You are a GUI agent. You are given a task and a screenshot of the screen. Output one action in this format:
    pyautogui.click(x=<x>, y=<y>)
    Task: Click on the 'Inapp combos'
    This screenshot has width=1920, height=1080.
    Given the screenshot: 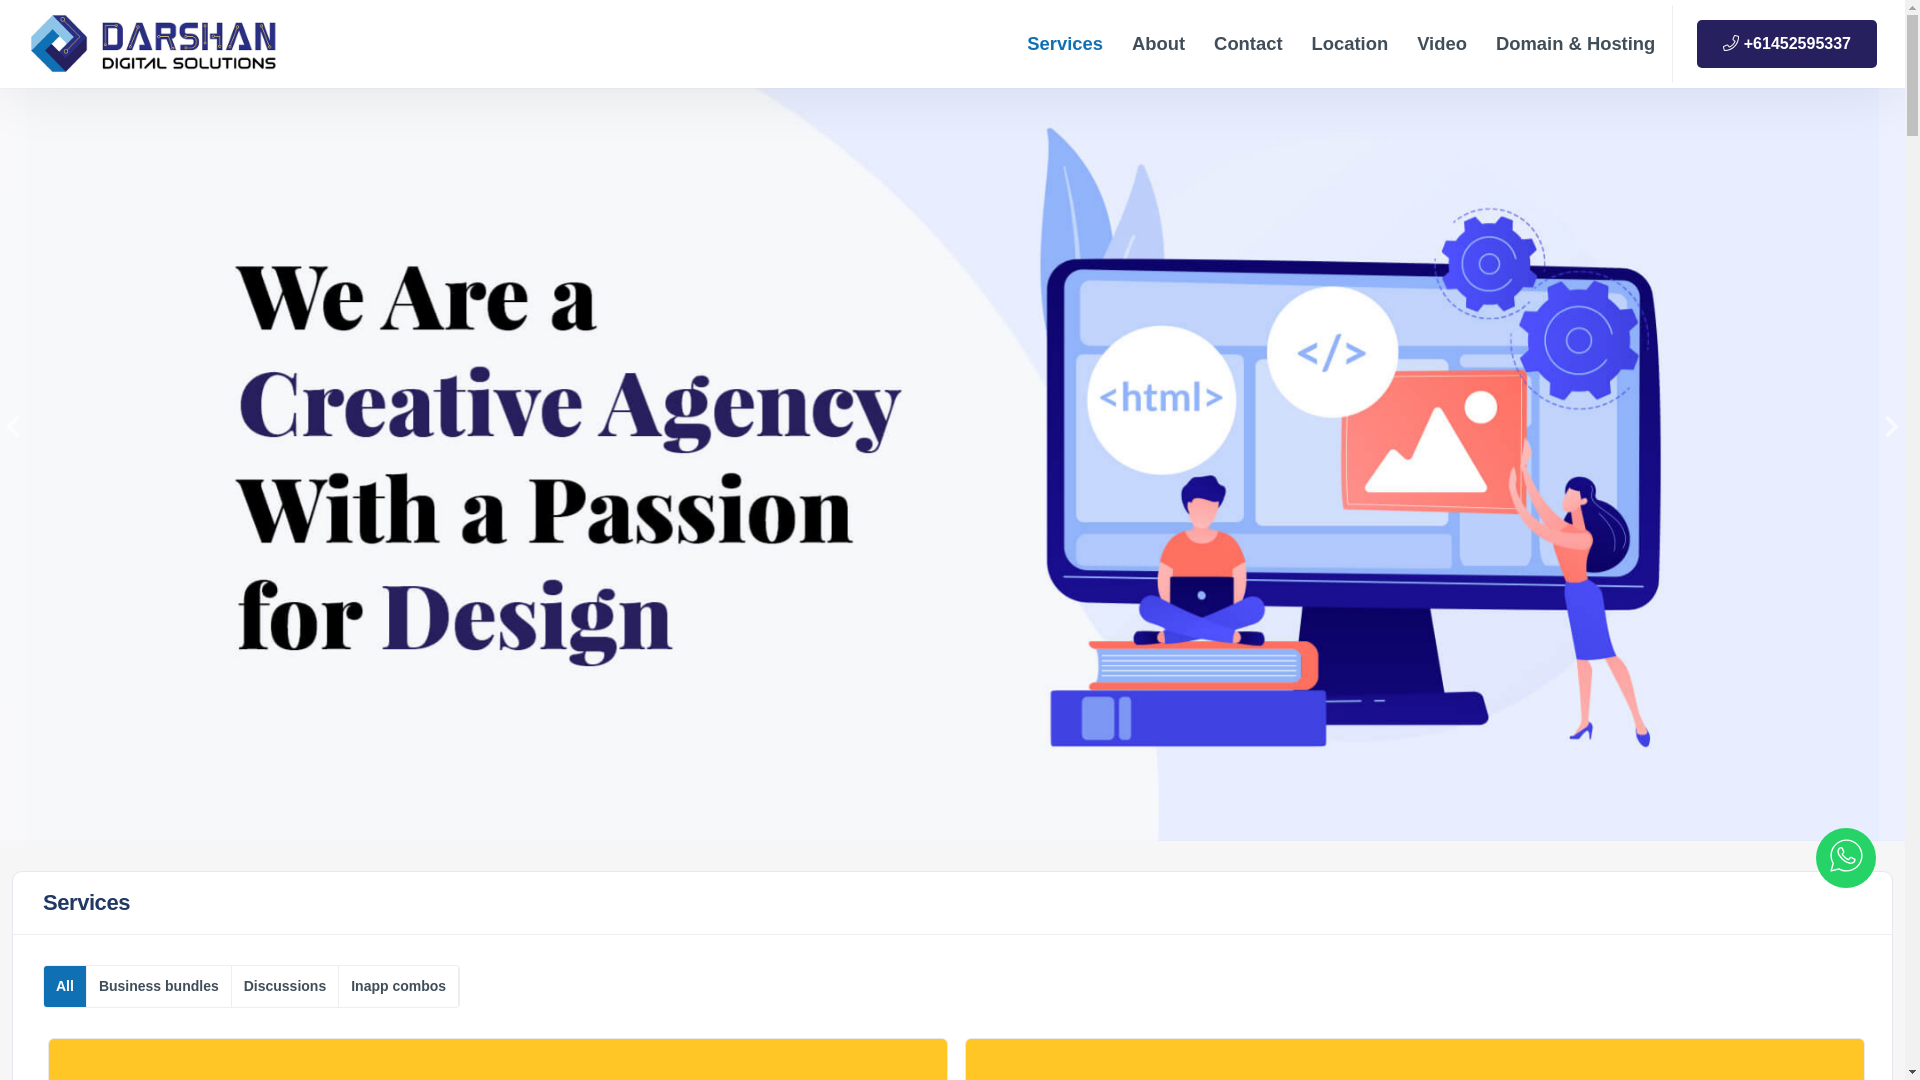 What is the action you would take?
    pyautogui.click(x=398, y=985)
    